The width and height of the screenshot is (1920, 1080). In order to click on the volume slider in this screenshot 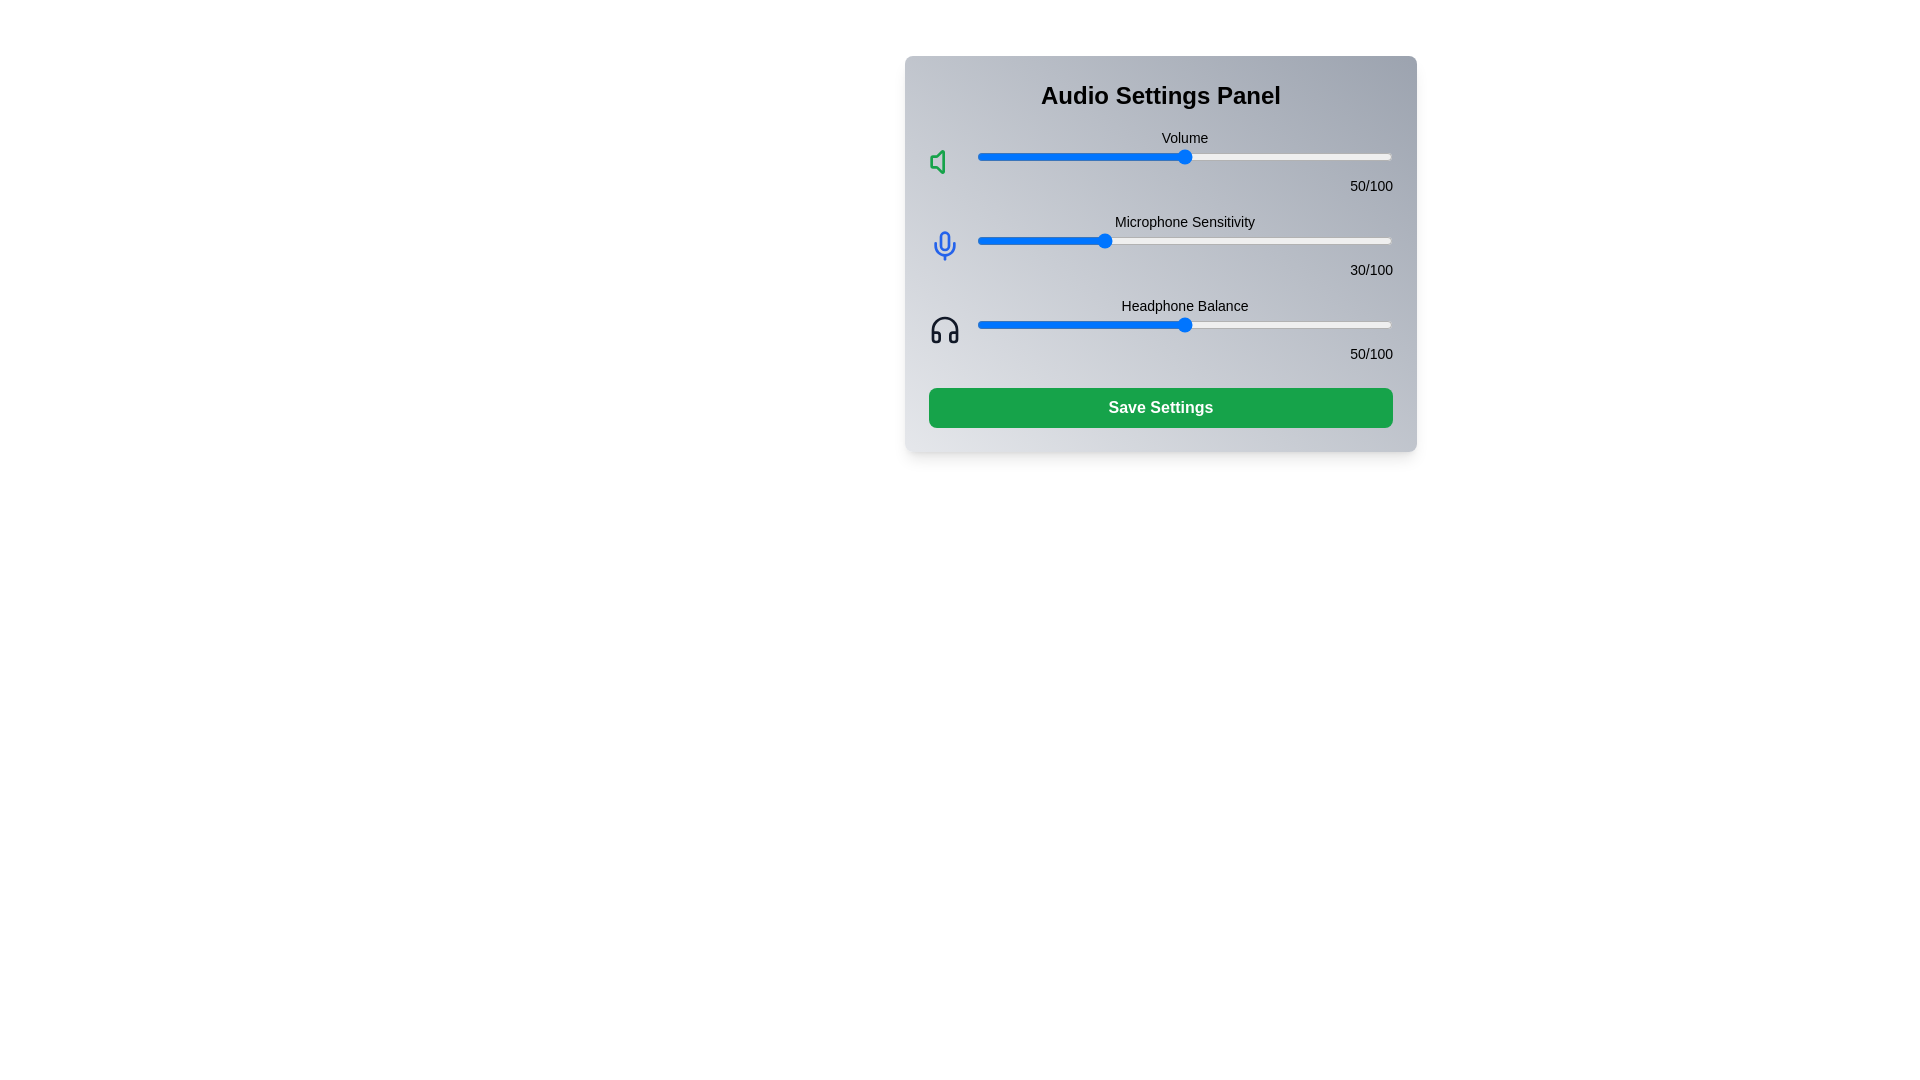, I will do `click(1334, 156)`.